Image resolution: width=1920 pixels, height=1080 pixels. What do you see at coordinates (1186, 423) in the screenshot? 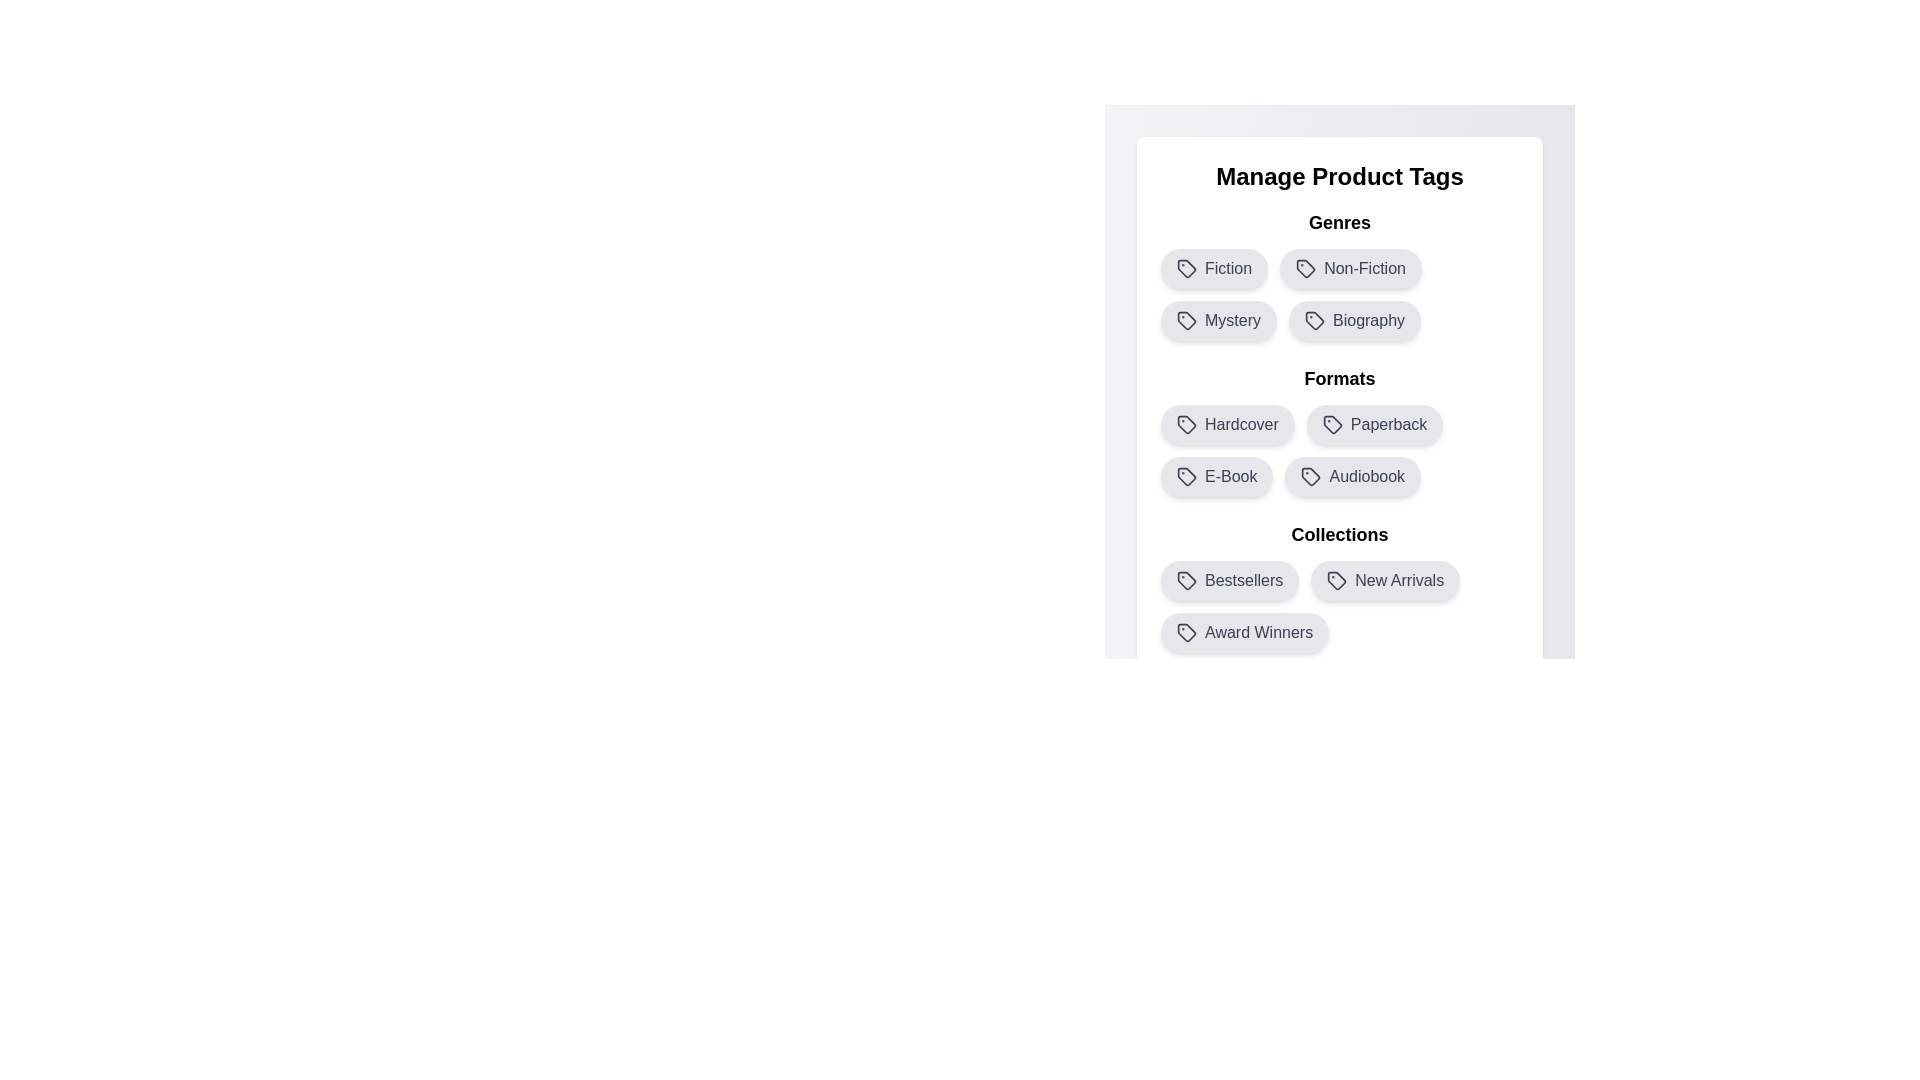
I see `keyboard navigation` at bounding box center [1186, 423].